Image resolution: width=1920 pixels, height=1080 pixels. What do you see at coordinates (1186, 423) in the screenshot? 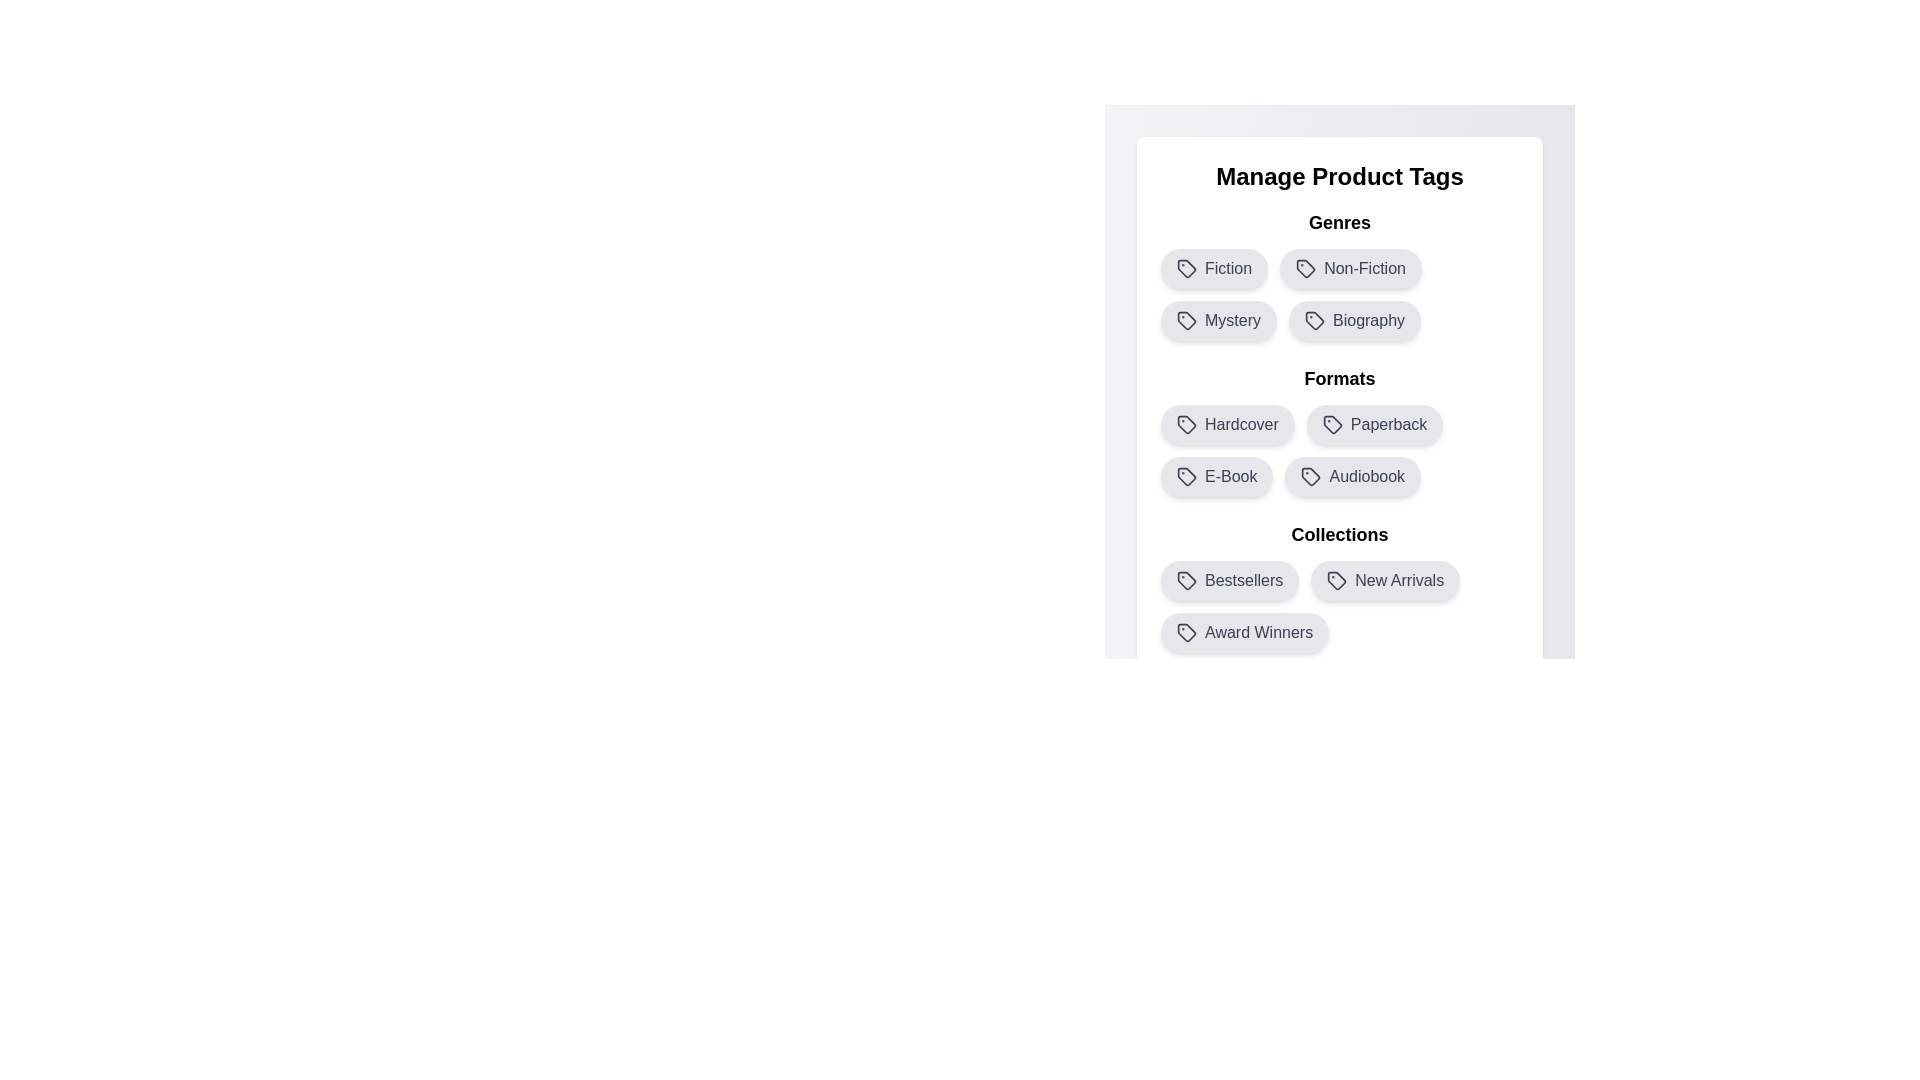
I see `keyboard navigation` at bounding box center [1186, 423].